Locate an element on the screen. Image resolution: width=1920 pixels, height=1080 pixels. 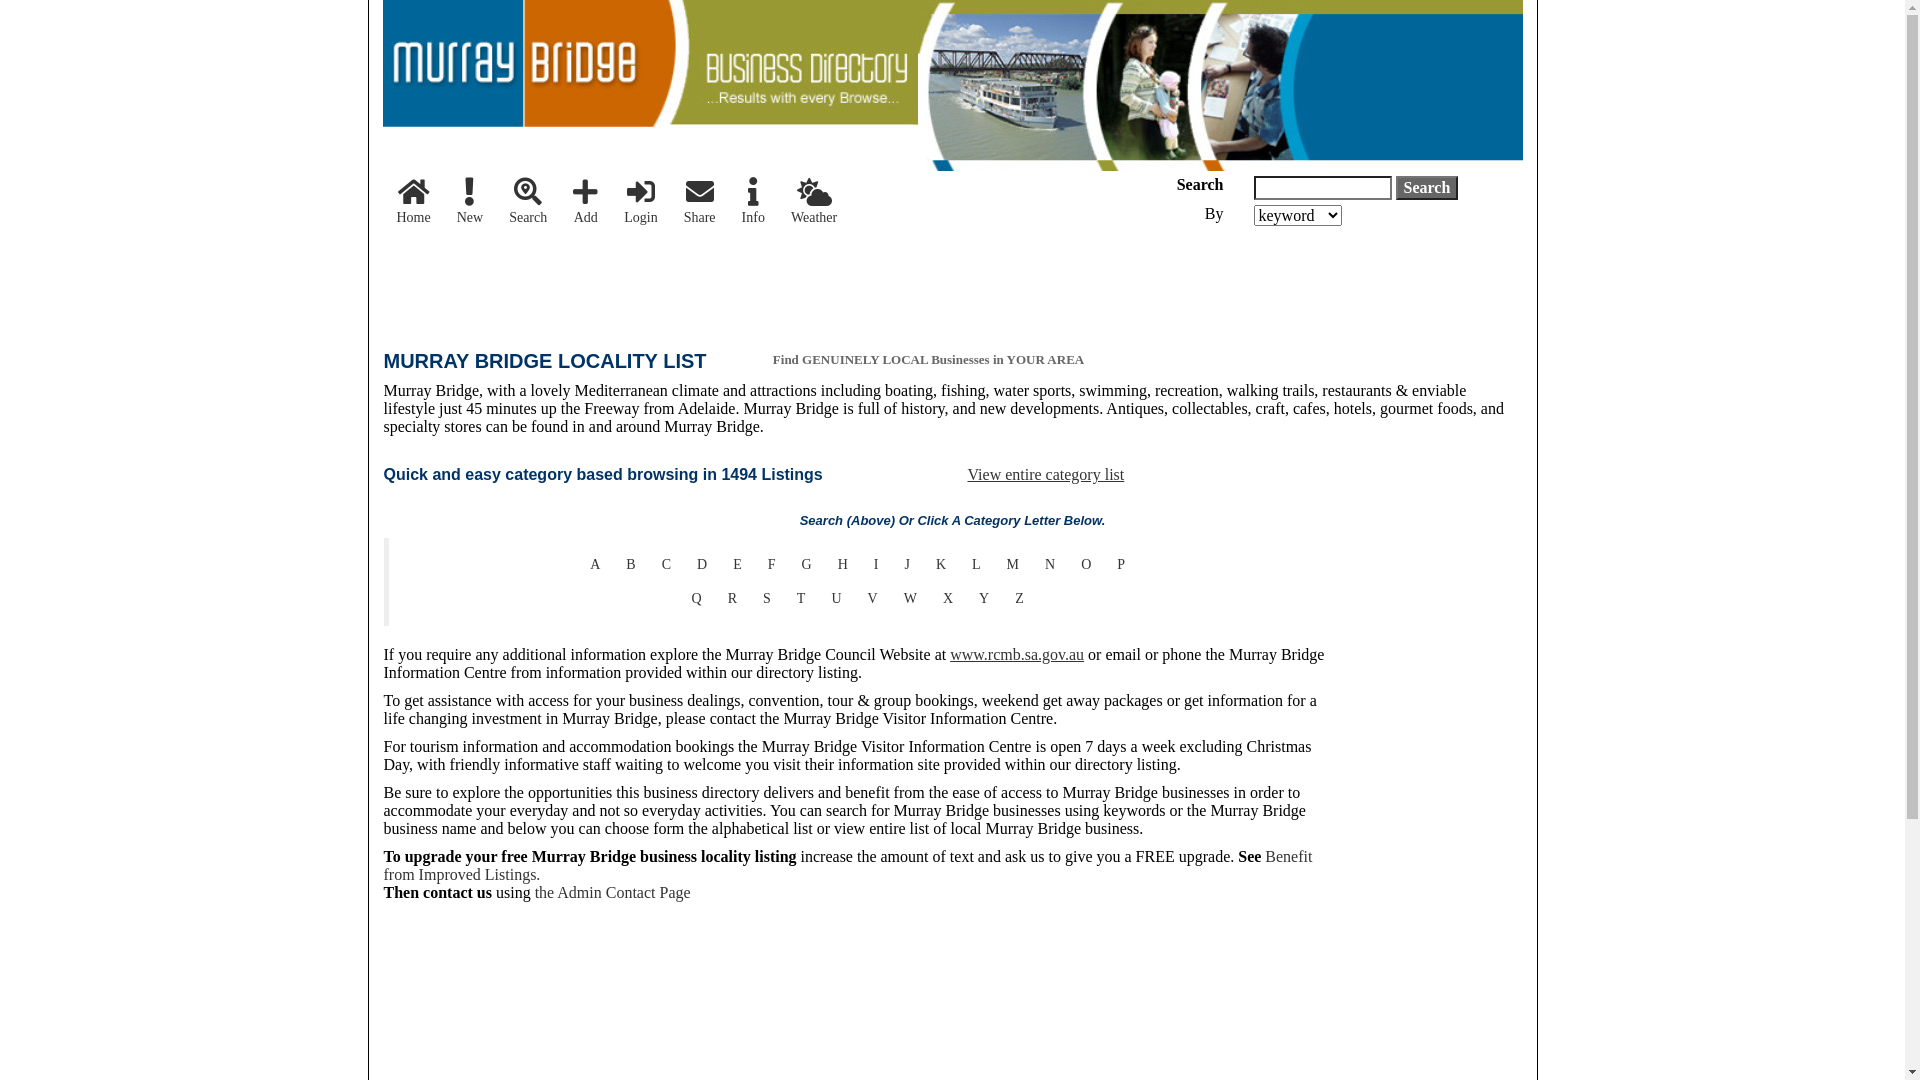
'Y' is located at coordinates (983, 597).